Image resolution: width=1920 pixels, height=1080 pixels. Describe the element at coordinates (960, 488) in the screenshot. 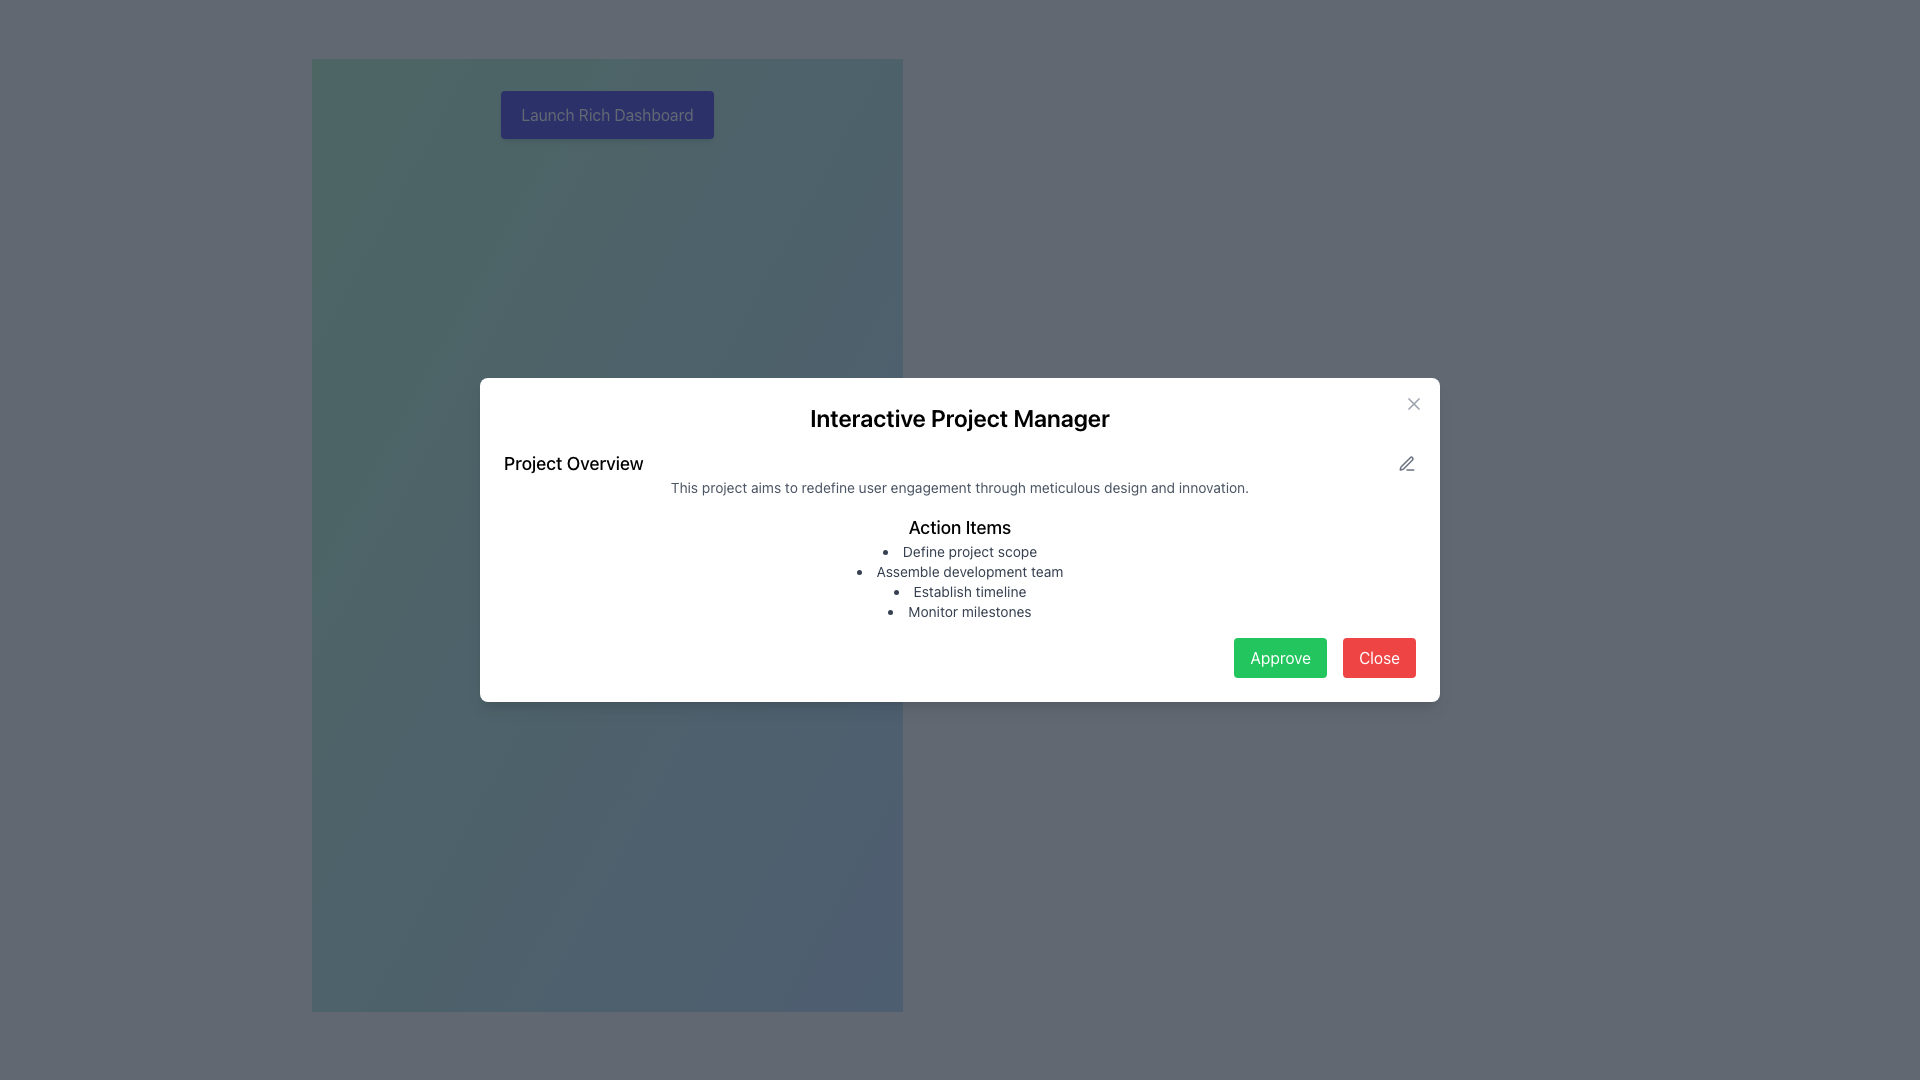

I see `the explanatory text located below the 'Project Overview' title in the modal dialog, which is styled in a smaller gray font` at that location.